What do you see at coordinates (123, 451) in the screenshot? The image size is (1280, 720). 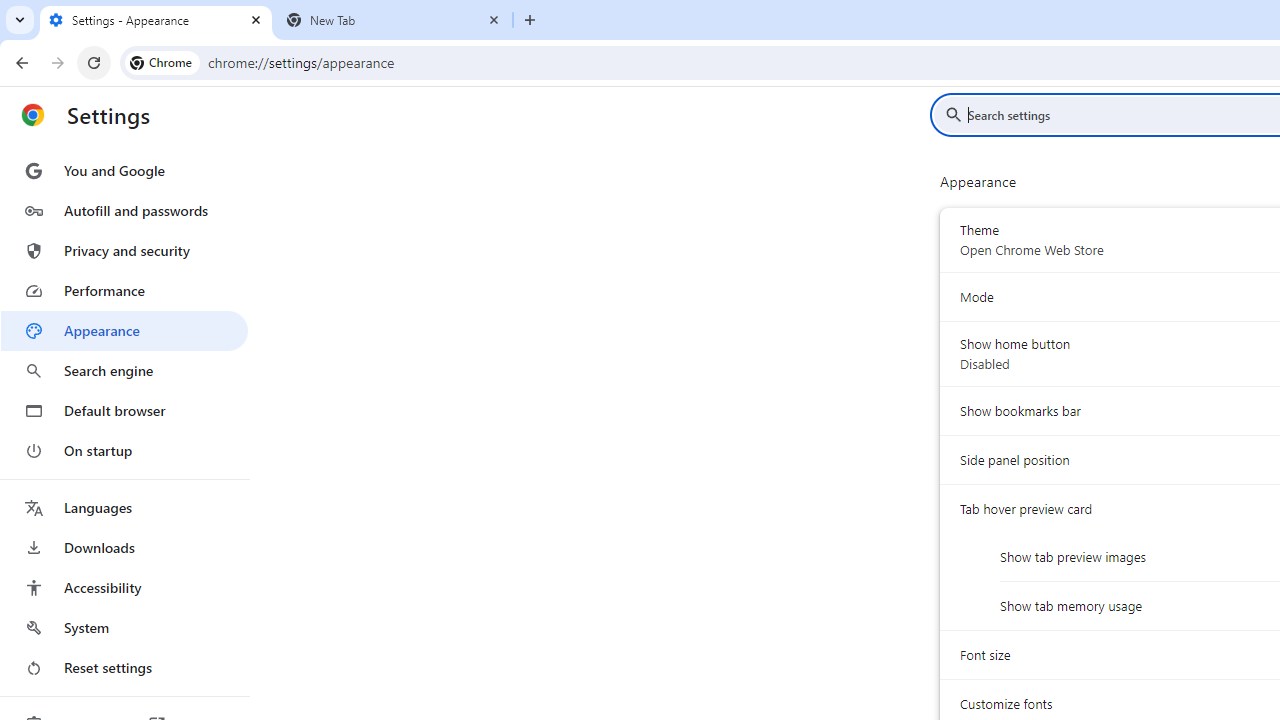 I see `'On startup'` at bounding box center [123, 451].